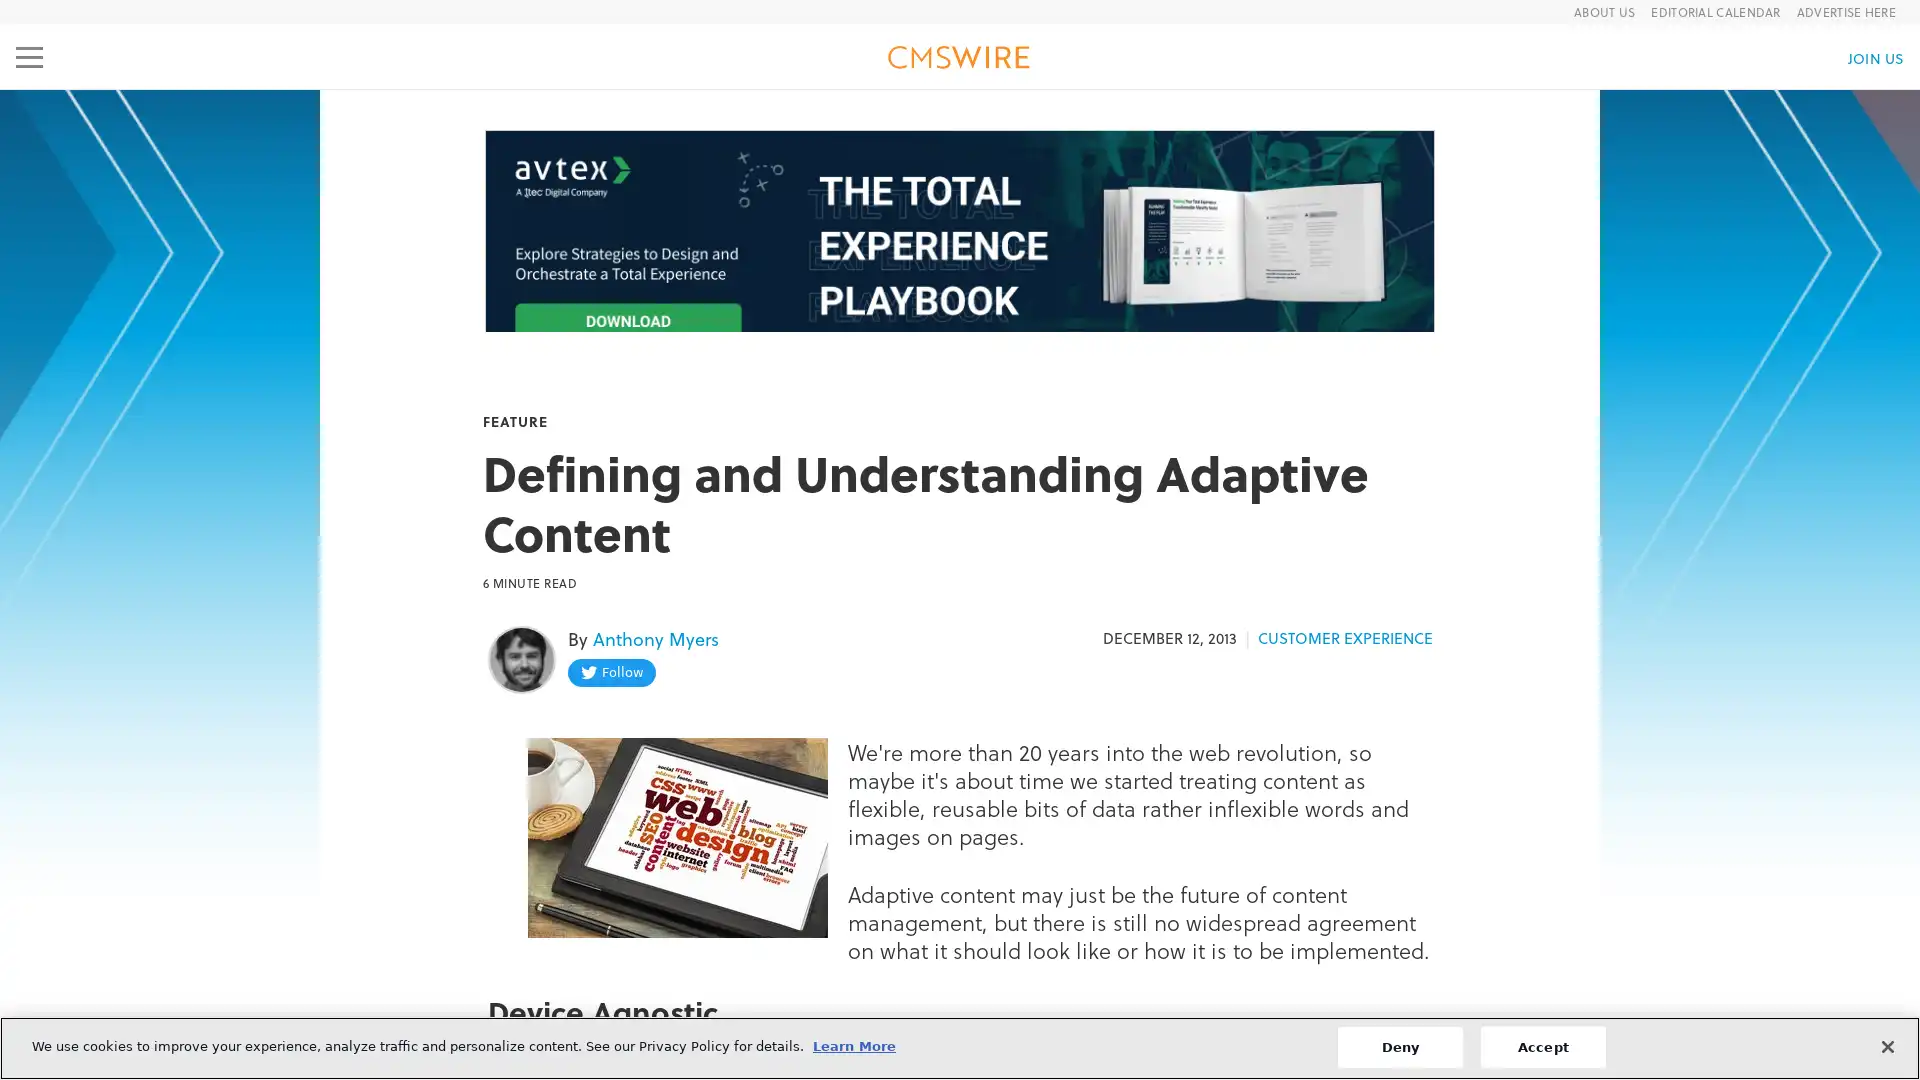 The height and width of the screenshot is (1080, 1920). I want to click on By submitting this form you are consenting to our privacy policy and to being contacted by SMG/CMSWire., so click(957, 645).